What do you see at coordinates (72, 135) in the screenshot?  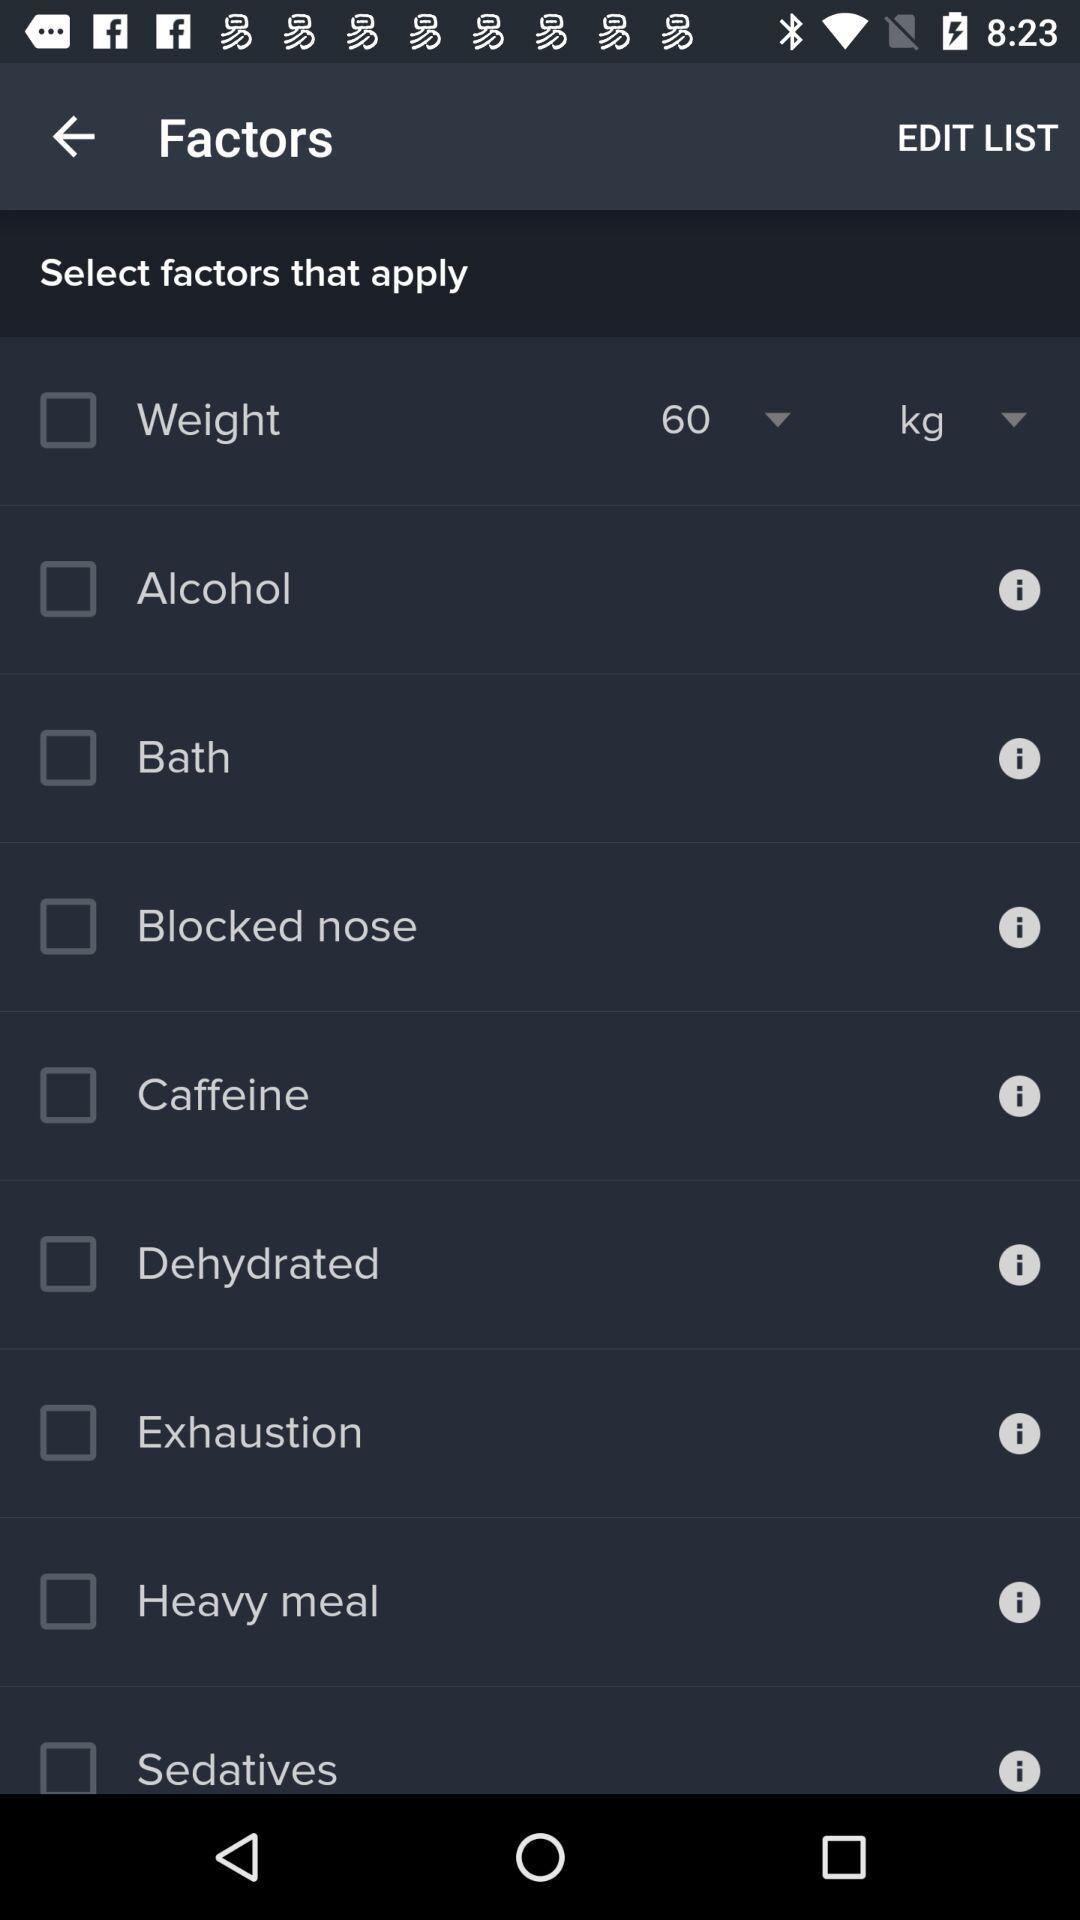 I see `item next to factors` at bounding box center [72, 135].